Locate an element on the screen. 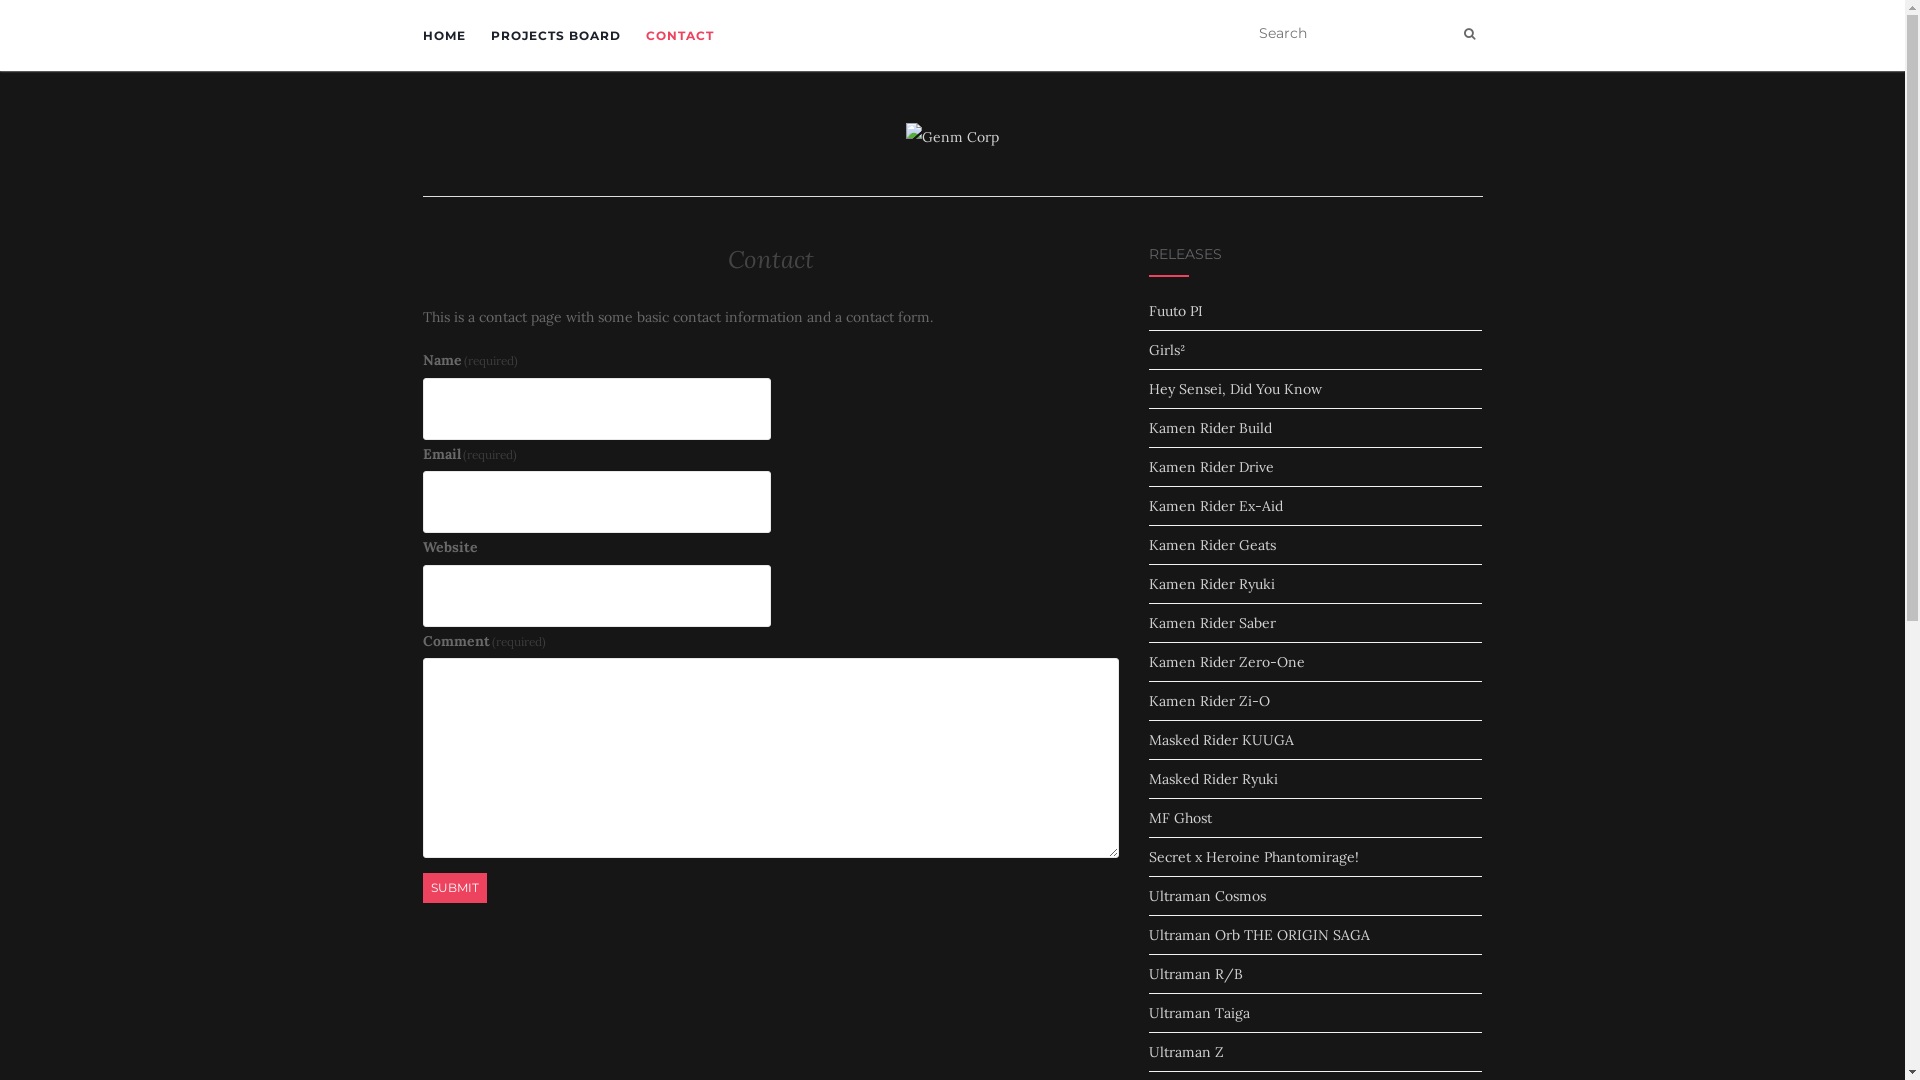 Image resolution: width=1920 pixels, height=1080 pixels. 'Ultraman Taiga' is located at coordinates (1199, 1013).